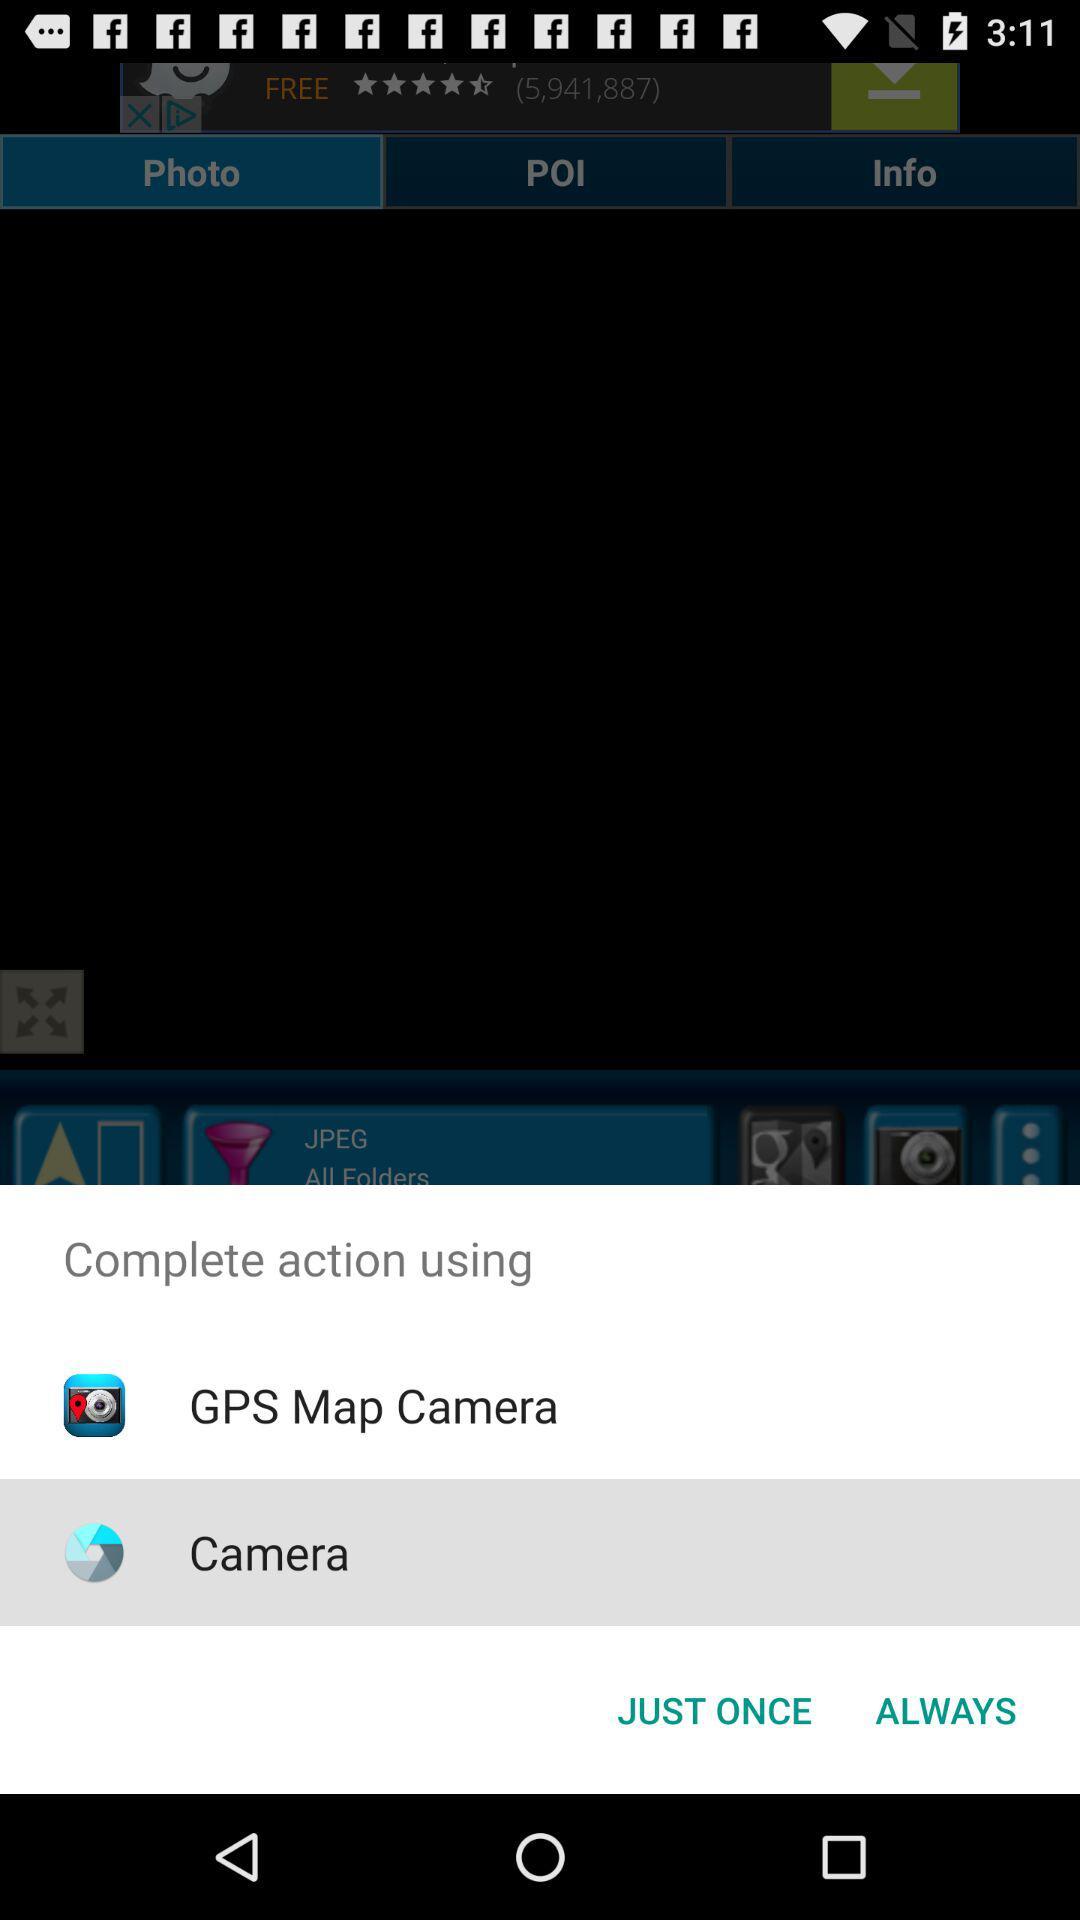  What do you see at coordinates (945, 1708) in the screenshot?
I see `the app below the complete action using item` at bounding box center [945, 1708].